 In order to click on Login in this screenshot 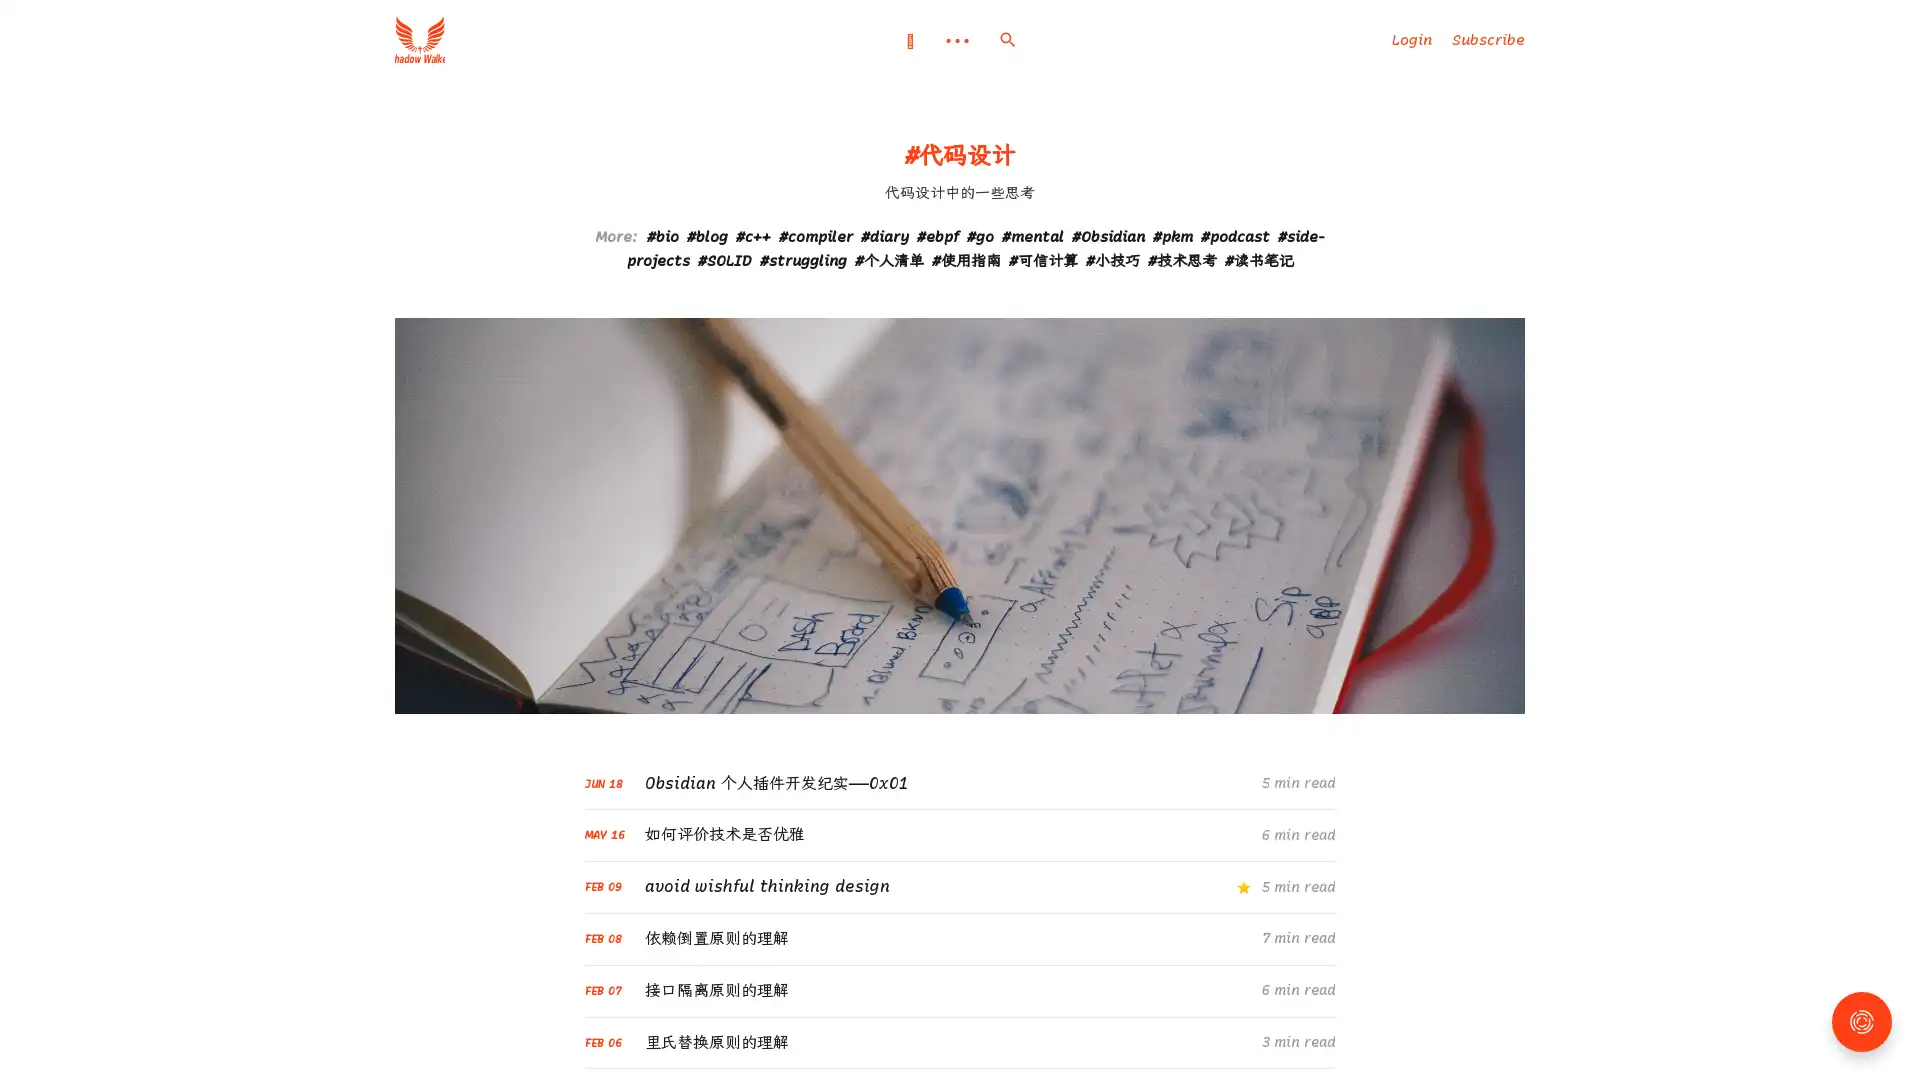, I will do `click(1410, 39)`.